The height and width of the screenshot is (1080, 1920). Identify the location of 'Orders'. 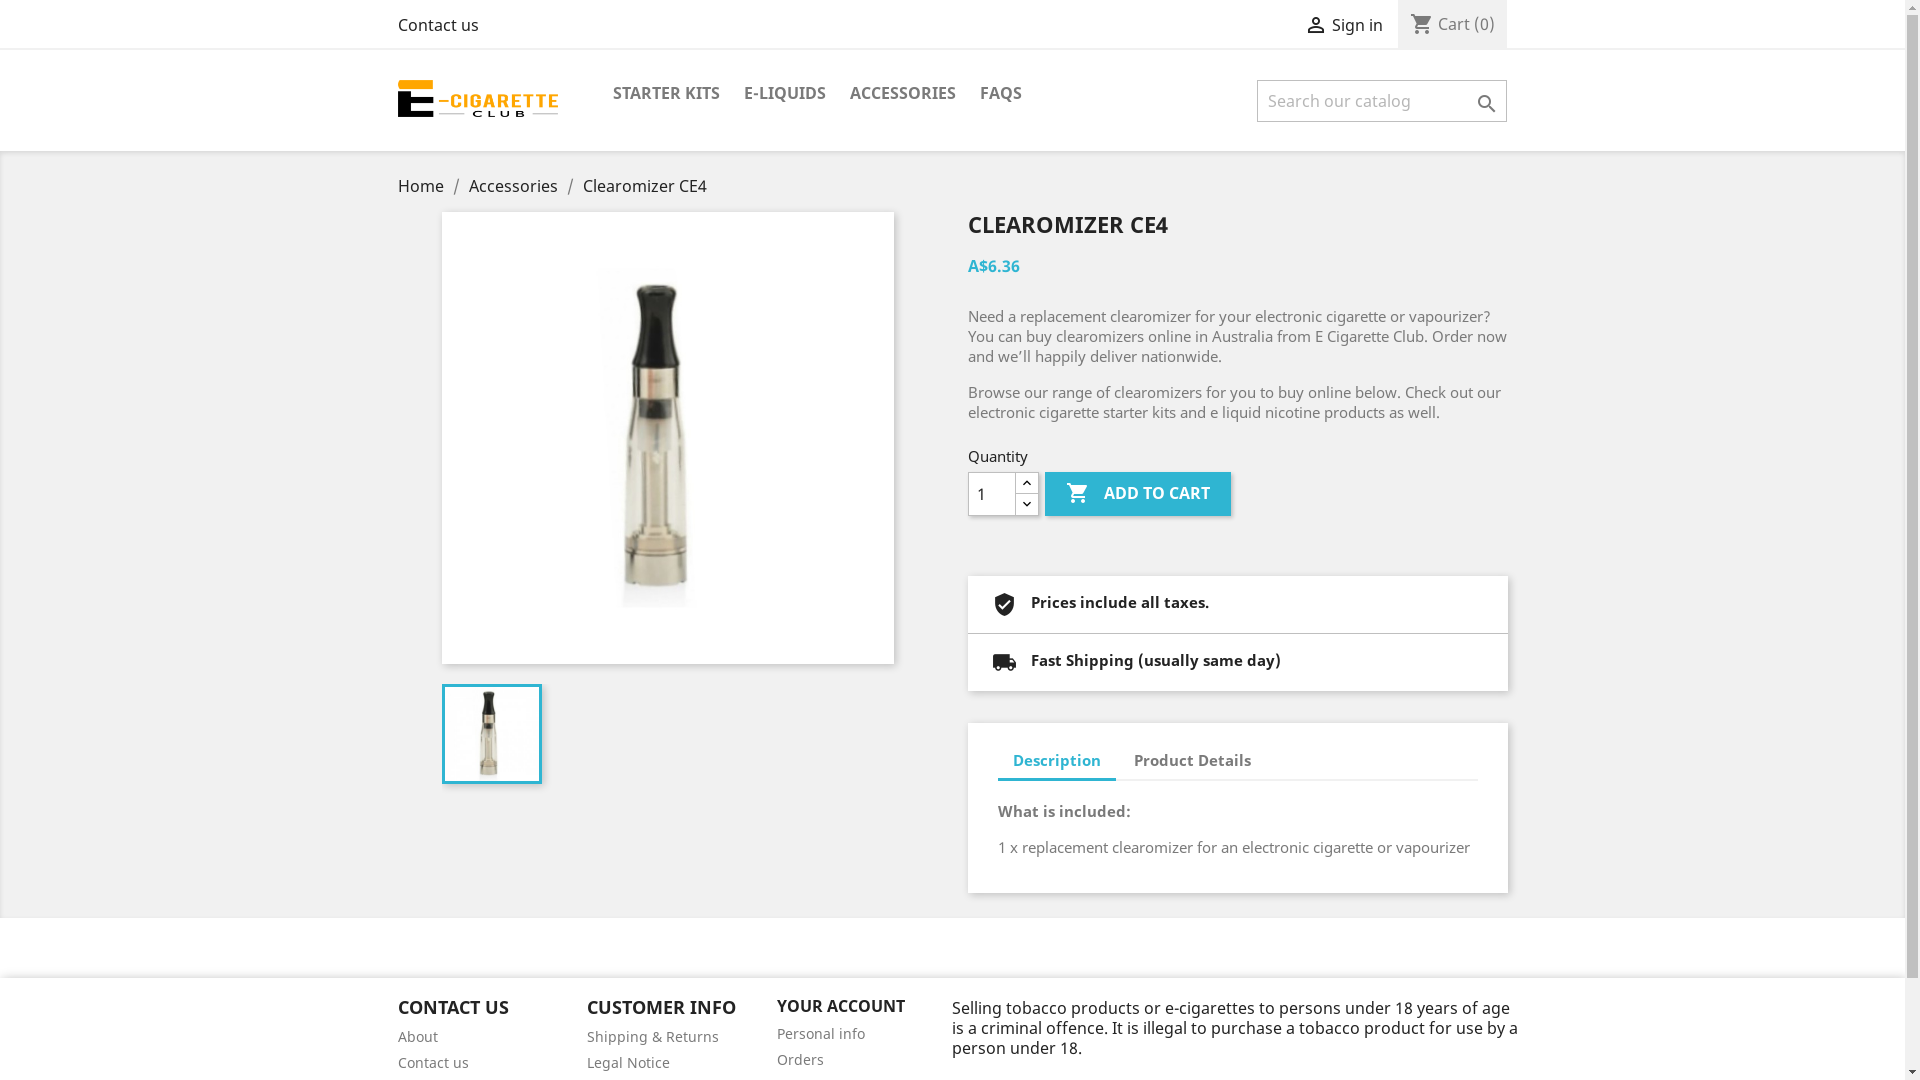
(800, 1058).